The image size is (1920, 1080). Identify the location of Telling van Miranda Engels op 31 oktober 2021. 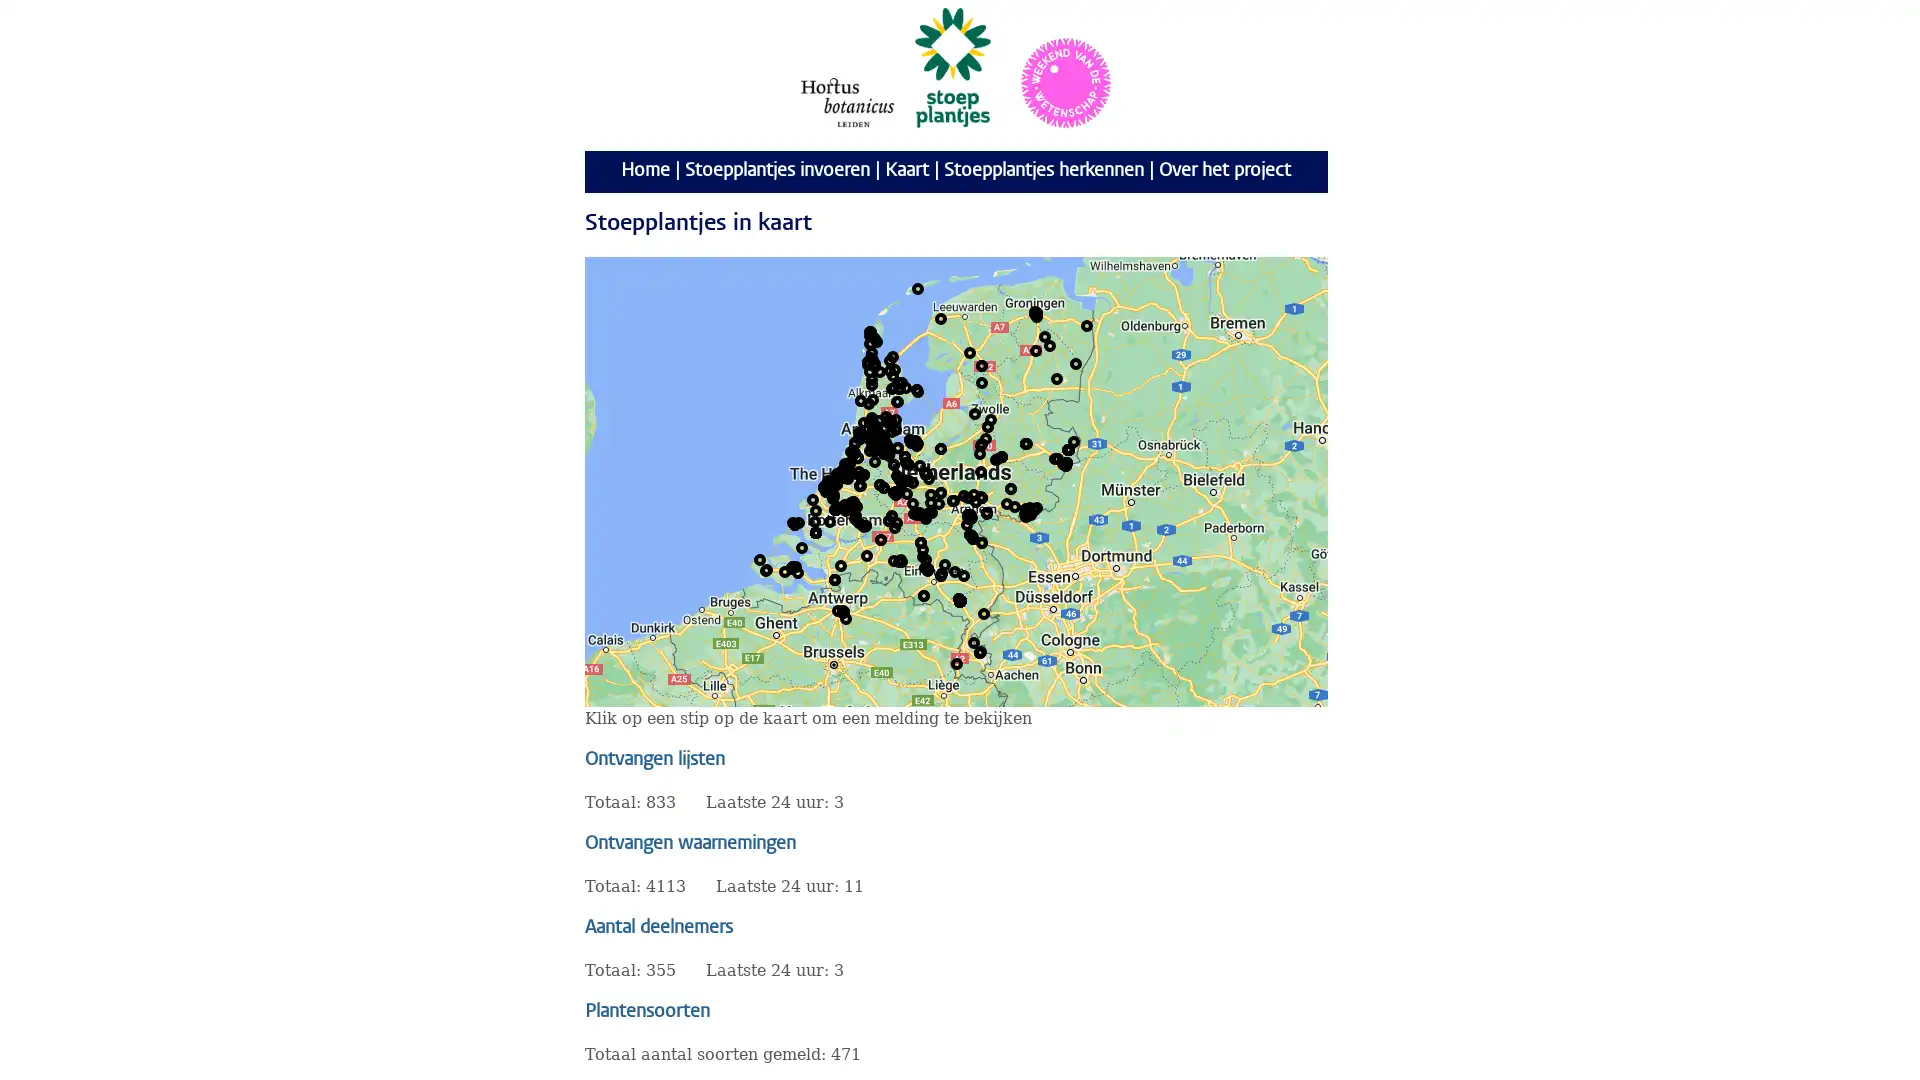
(784, 570).